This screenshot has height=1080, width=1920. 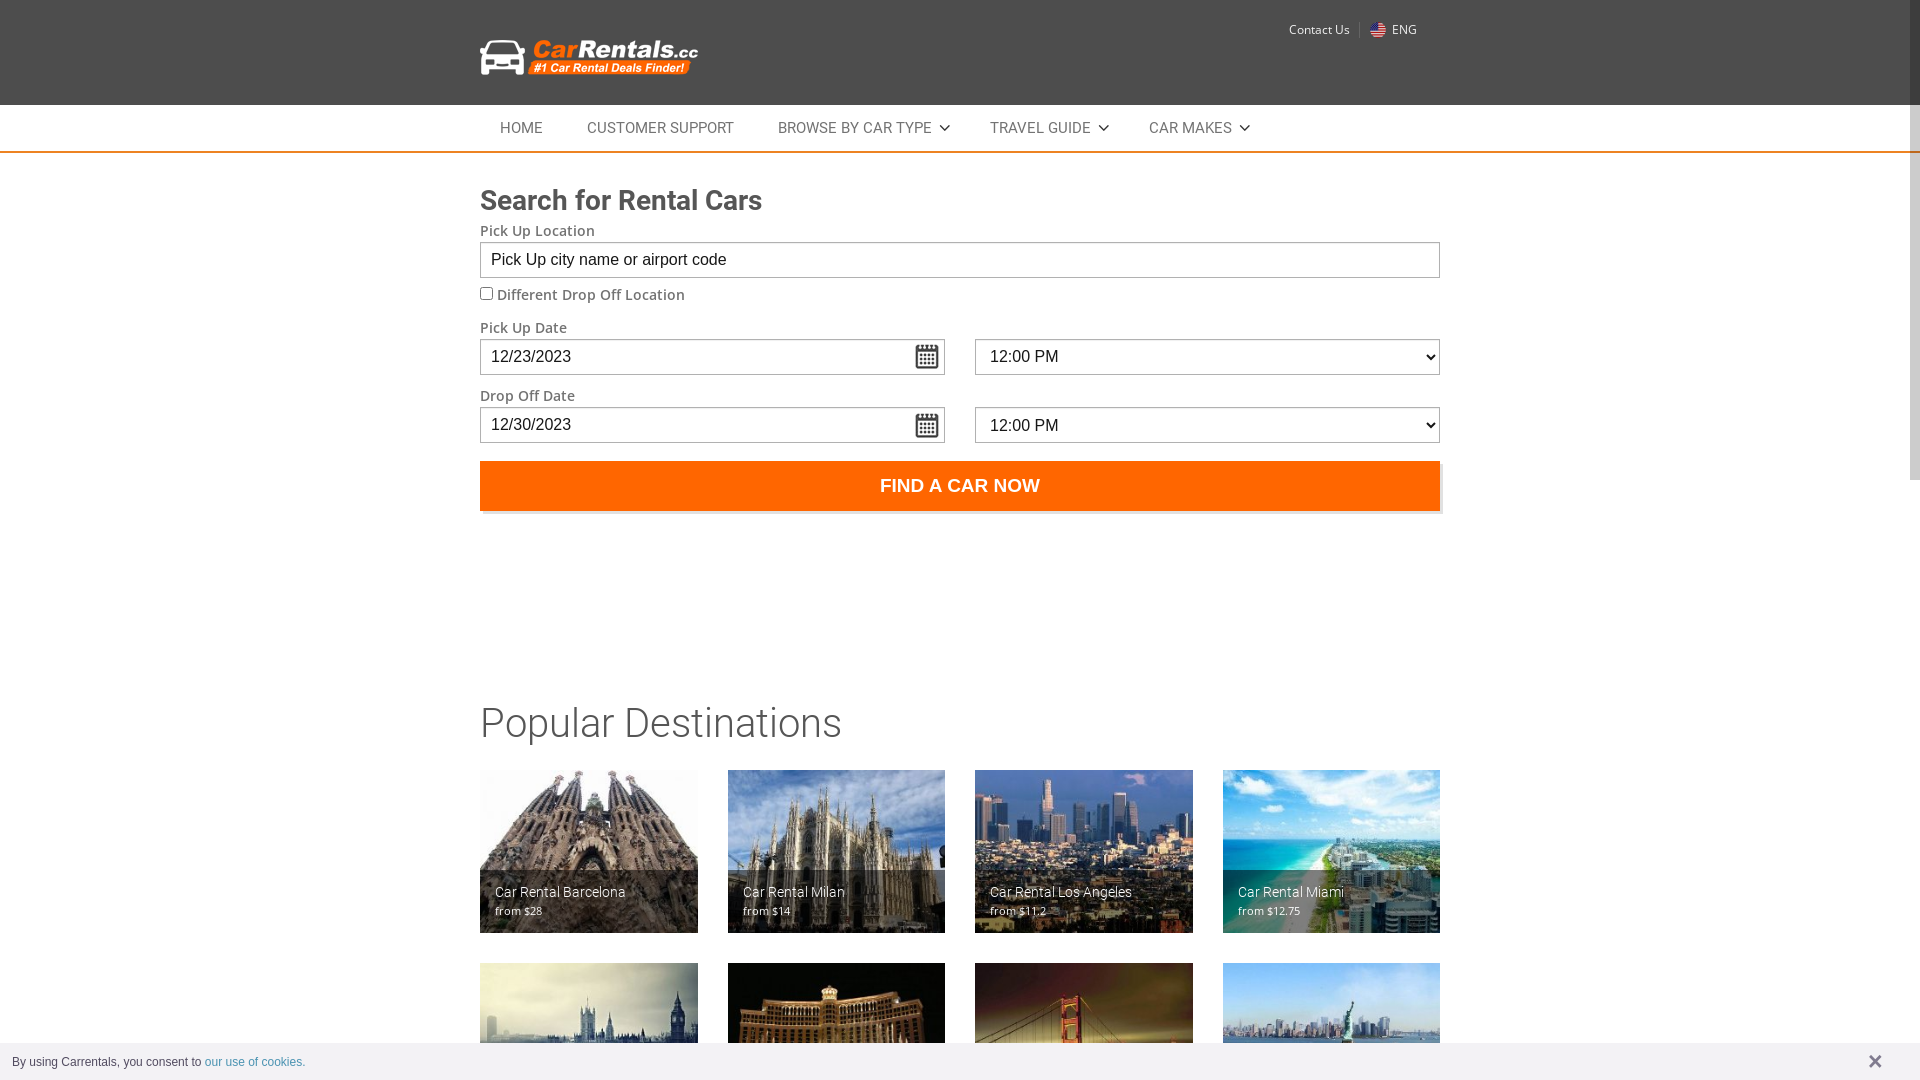 What do you see at coordinates (1376, 30) in the screenshot?
I see `'en'` at bounding box center [1376, 30].